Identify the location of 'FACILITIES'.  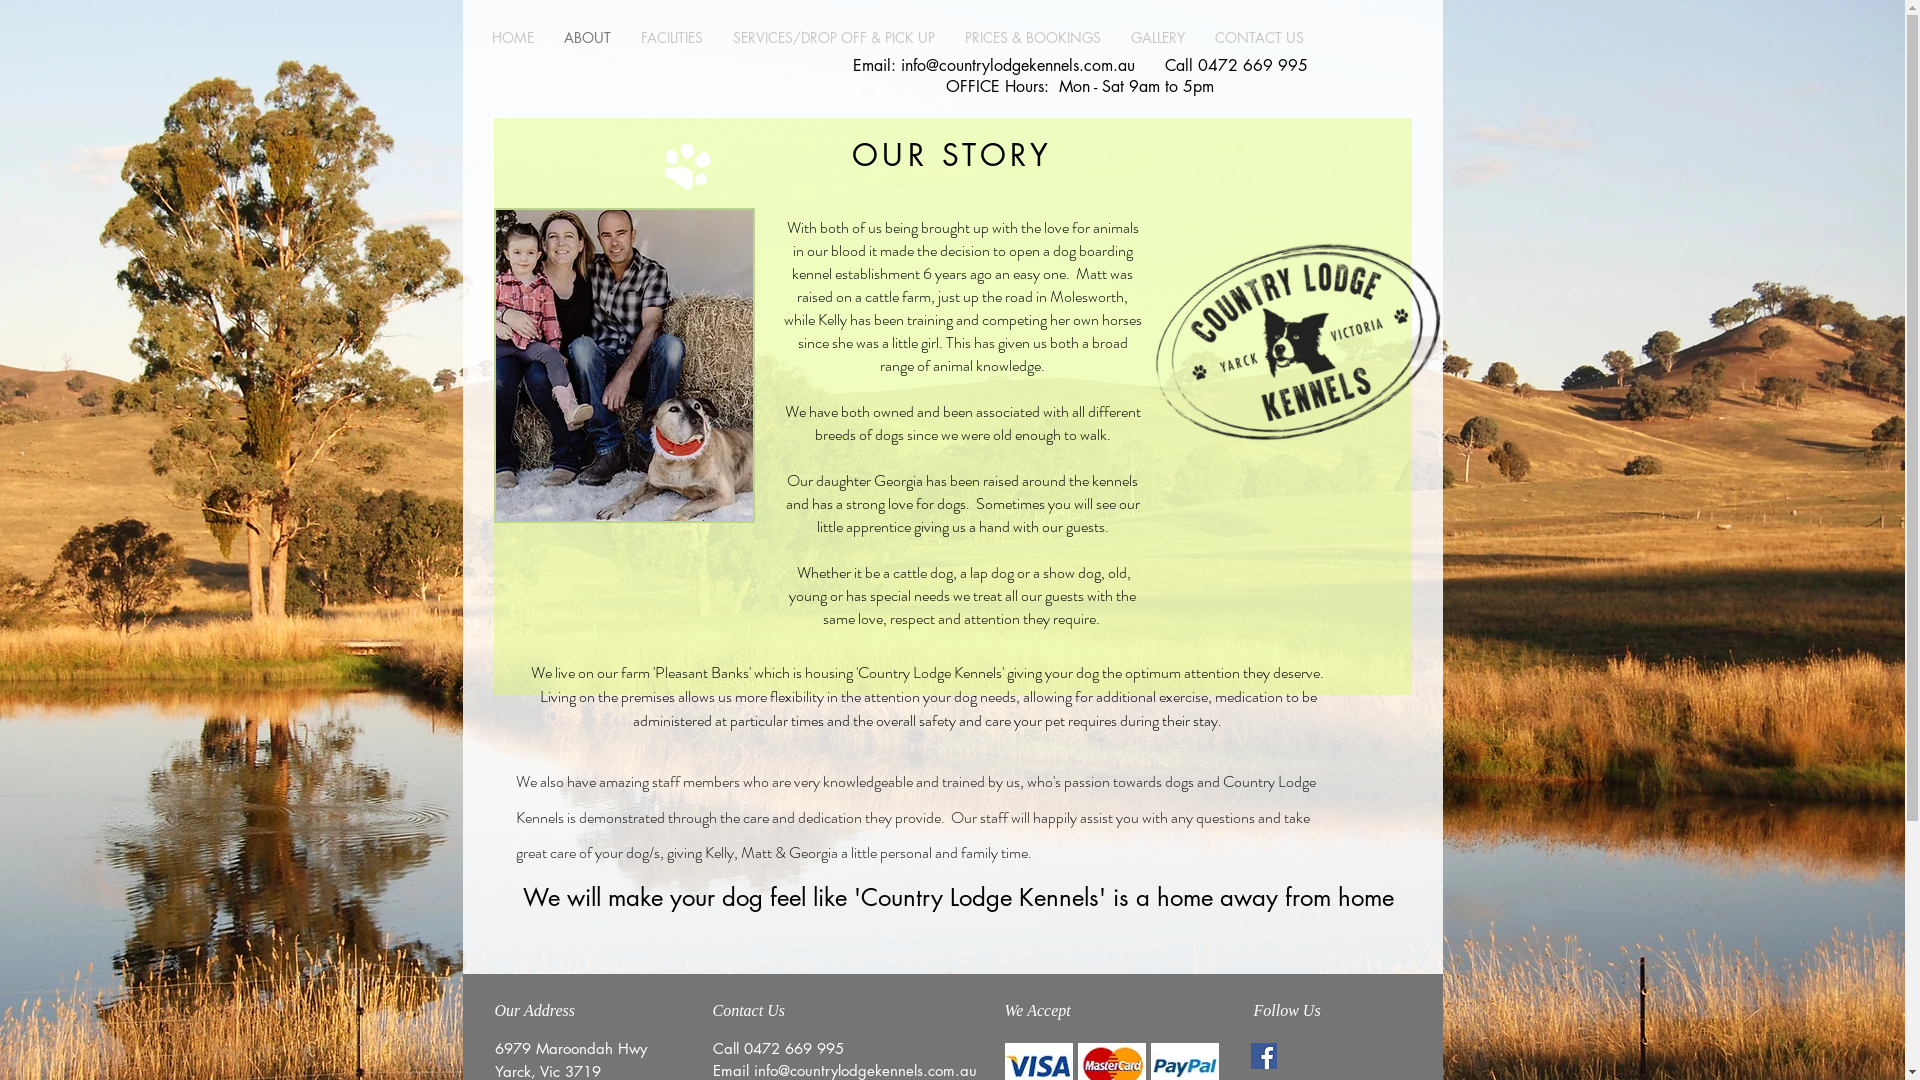
(672, 38).